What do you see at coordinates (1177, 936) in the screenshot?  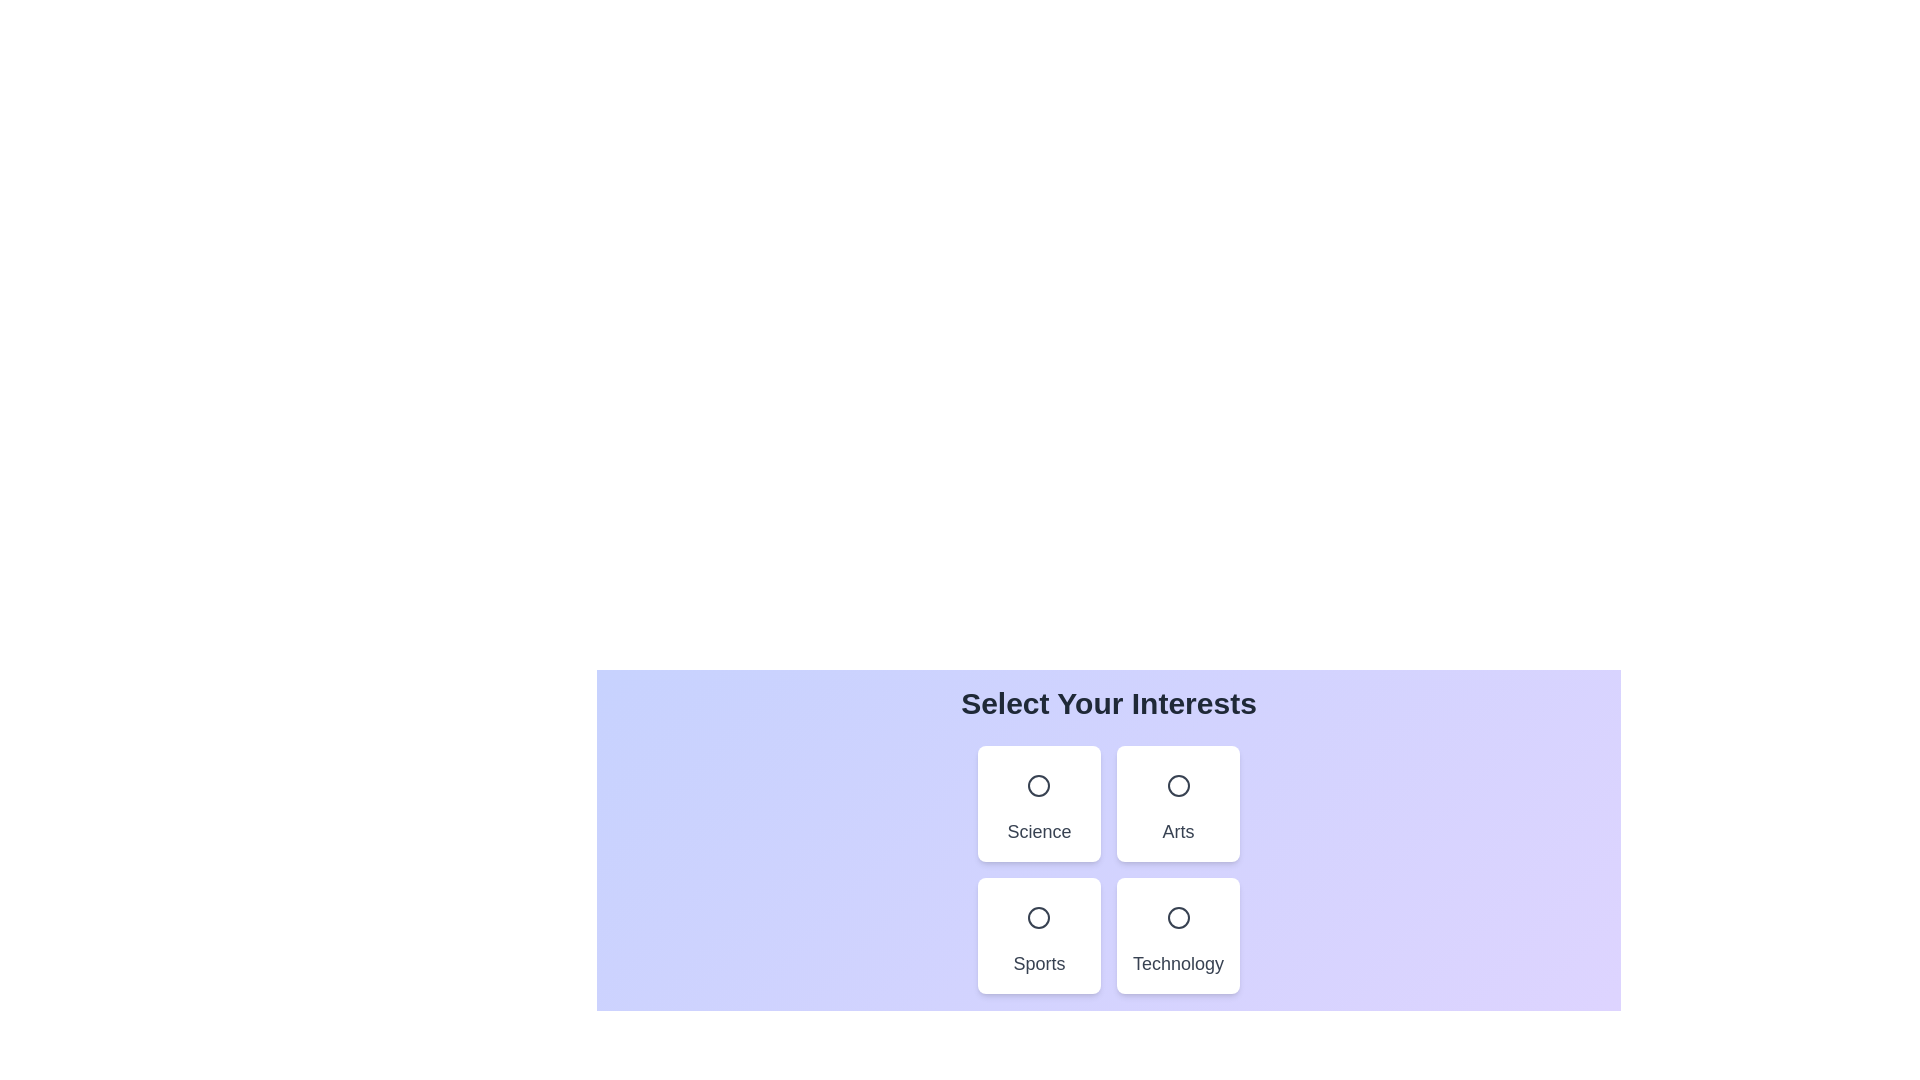 I see `the category Technology by clicking on it` at bounding box center [1177, 936].